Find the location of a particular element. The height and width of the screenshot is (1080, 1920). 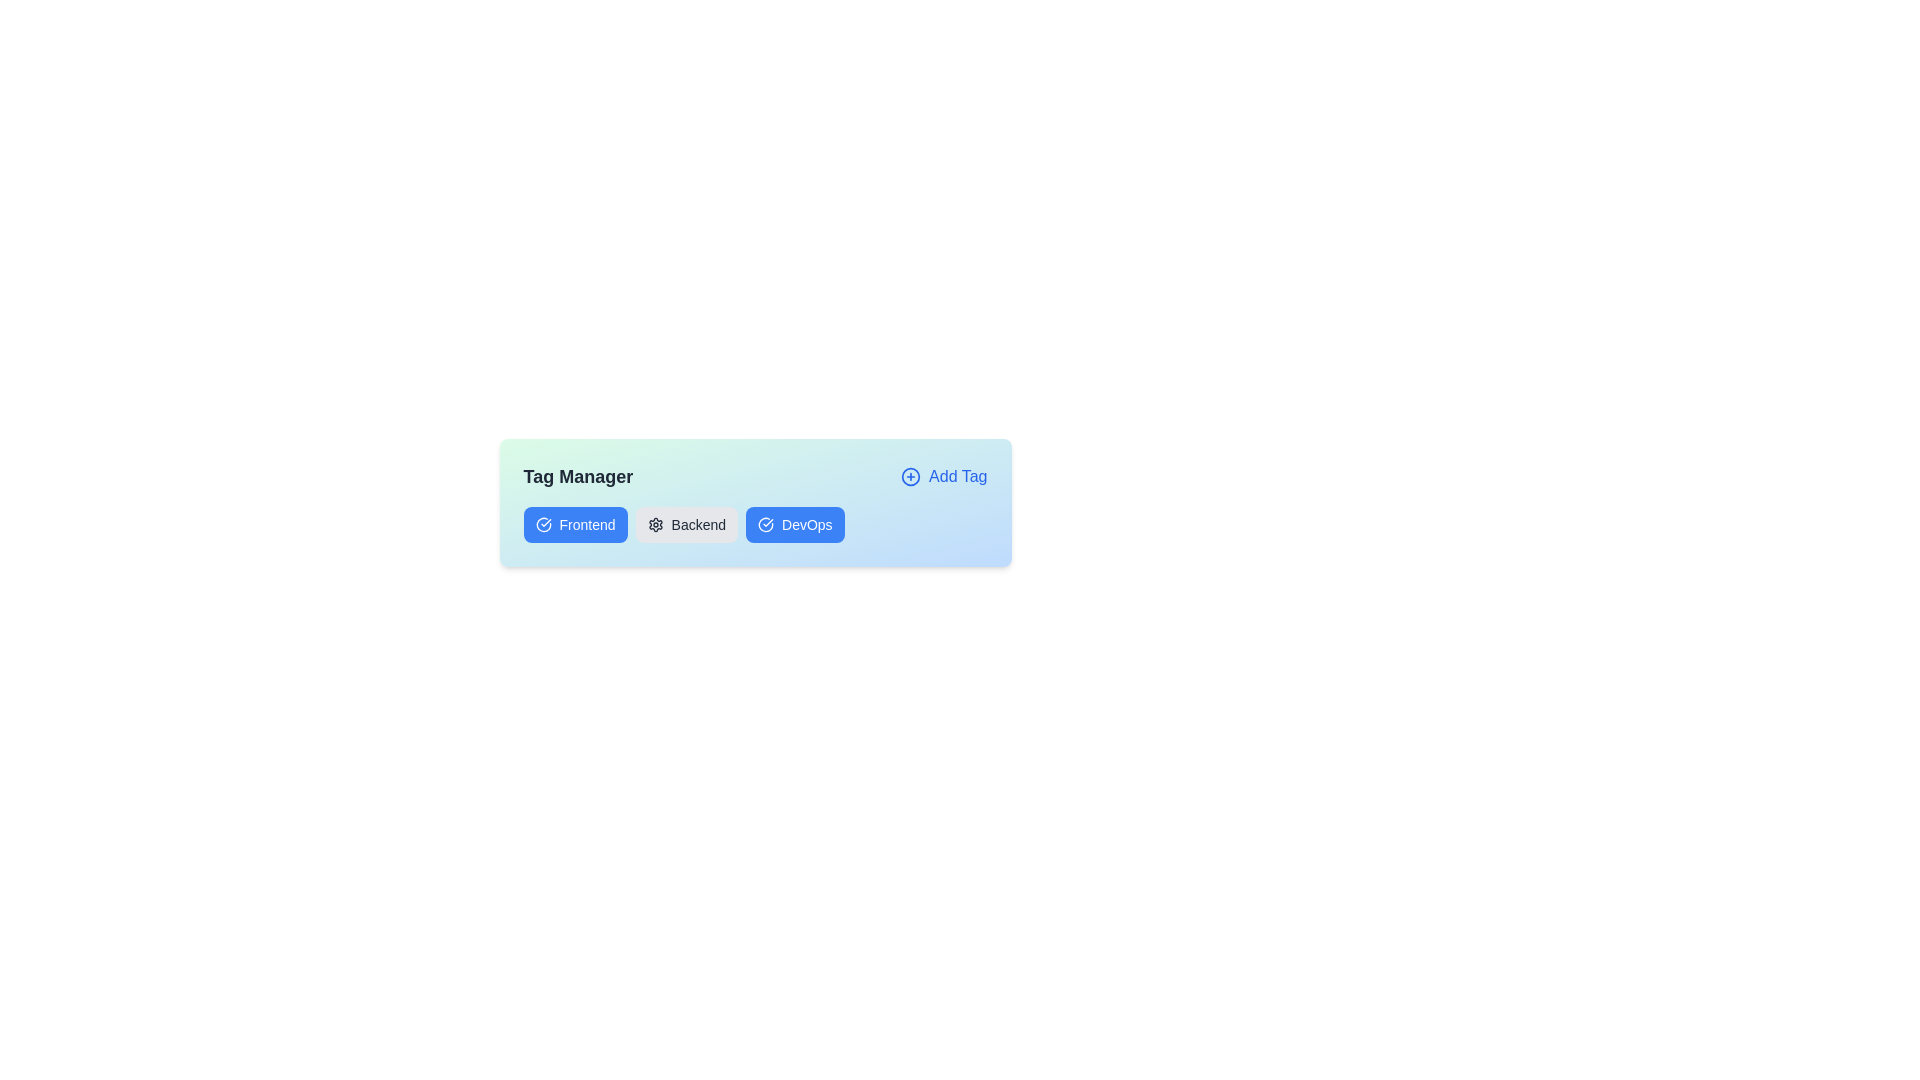

the 'Add Tag' button to observe hover effects is located at coordinates (943, 477).